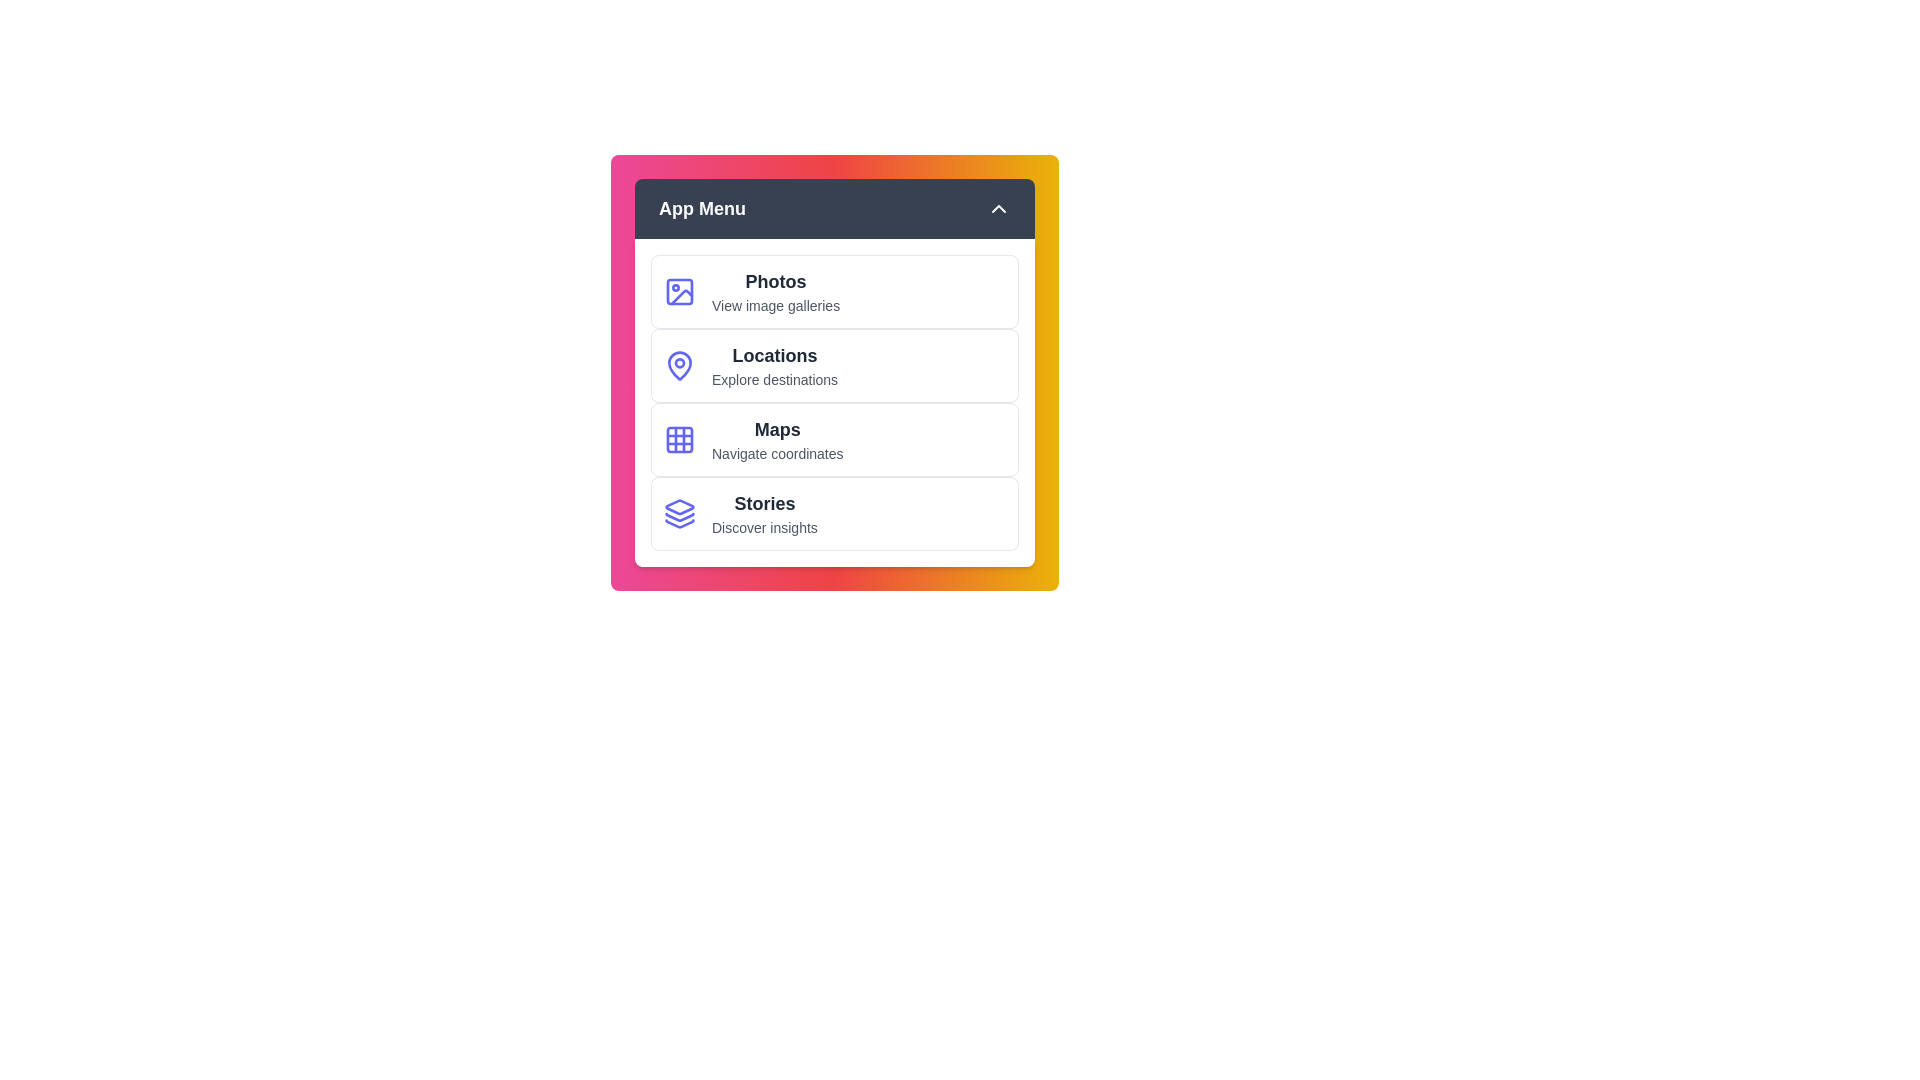 The height and width of the screenshot is (1080, 1920). I want to click on the icon associated with the menu item 'Maps', so click(680, 438).